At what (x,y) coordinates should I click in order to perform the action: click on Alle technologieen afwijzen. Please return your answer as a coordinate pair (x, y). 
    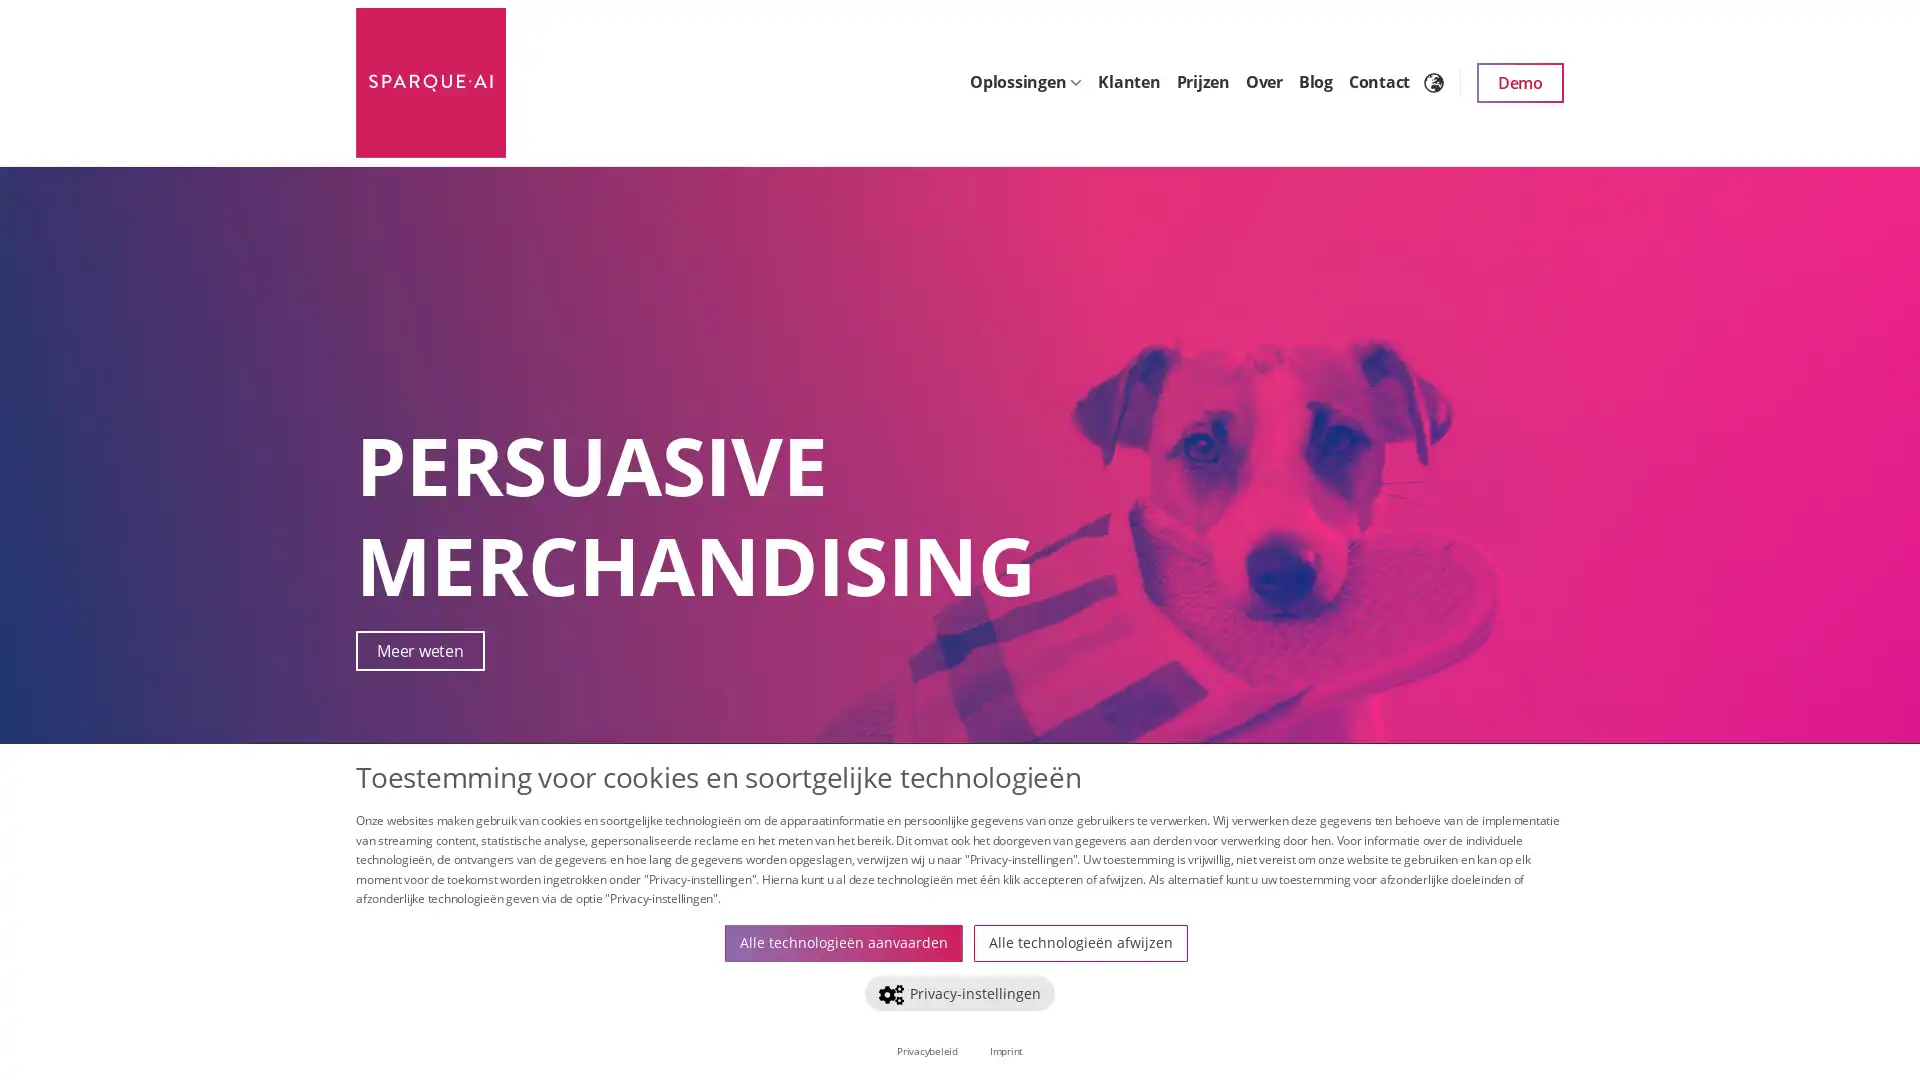
    Looking at the image, I should click on (1079, 942).